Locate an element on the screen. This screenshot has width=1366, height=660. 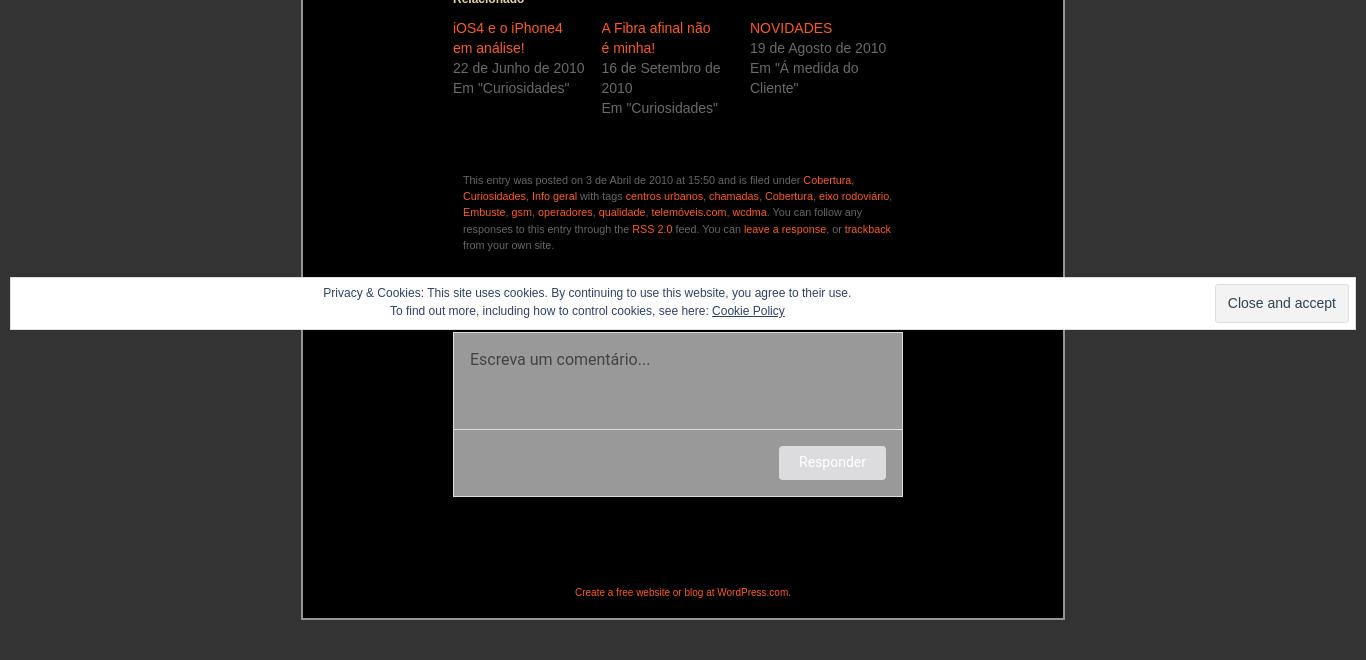
'Curiosidades' is located at coordinates (494, 195).